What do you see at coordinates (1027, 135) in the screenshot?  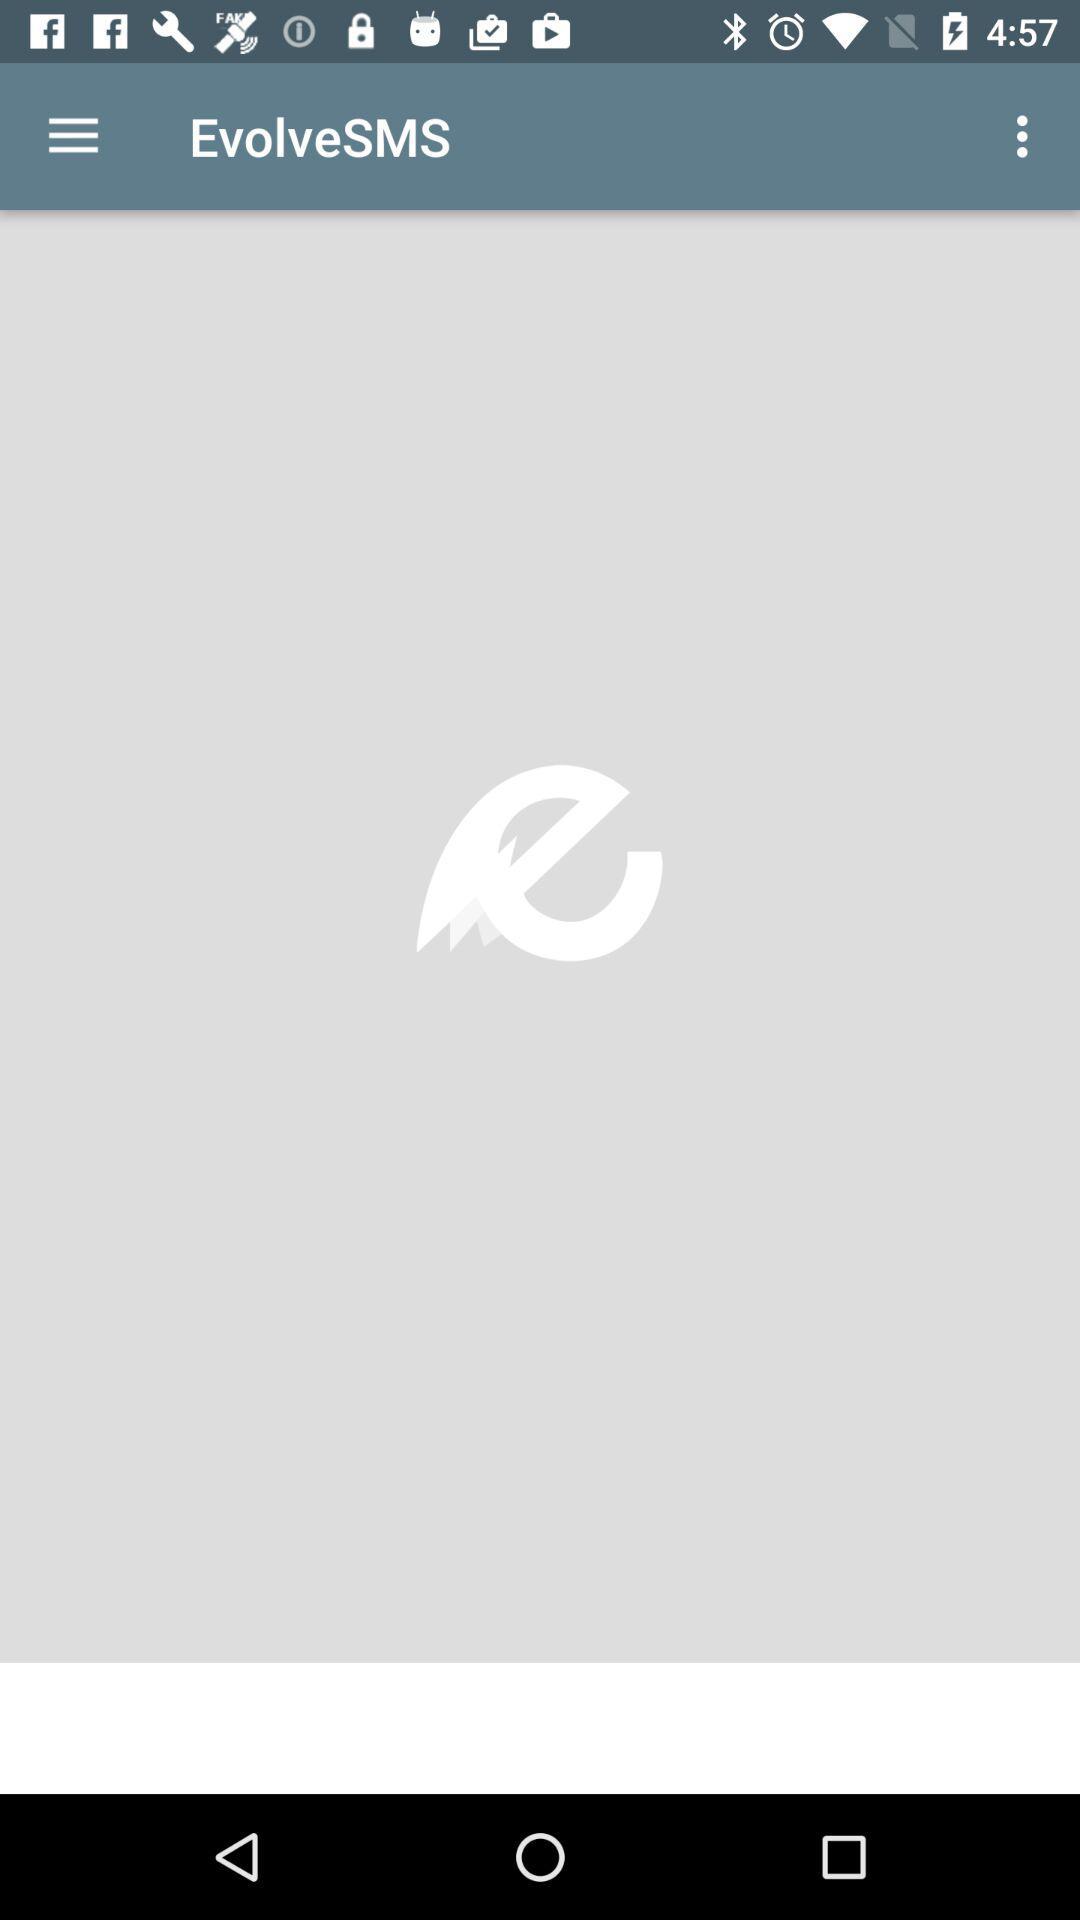 I see `icon next to the evolvesms` at bounding box center [1027, 135].